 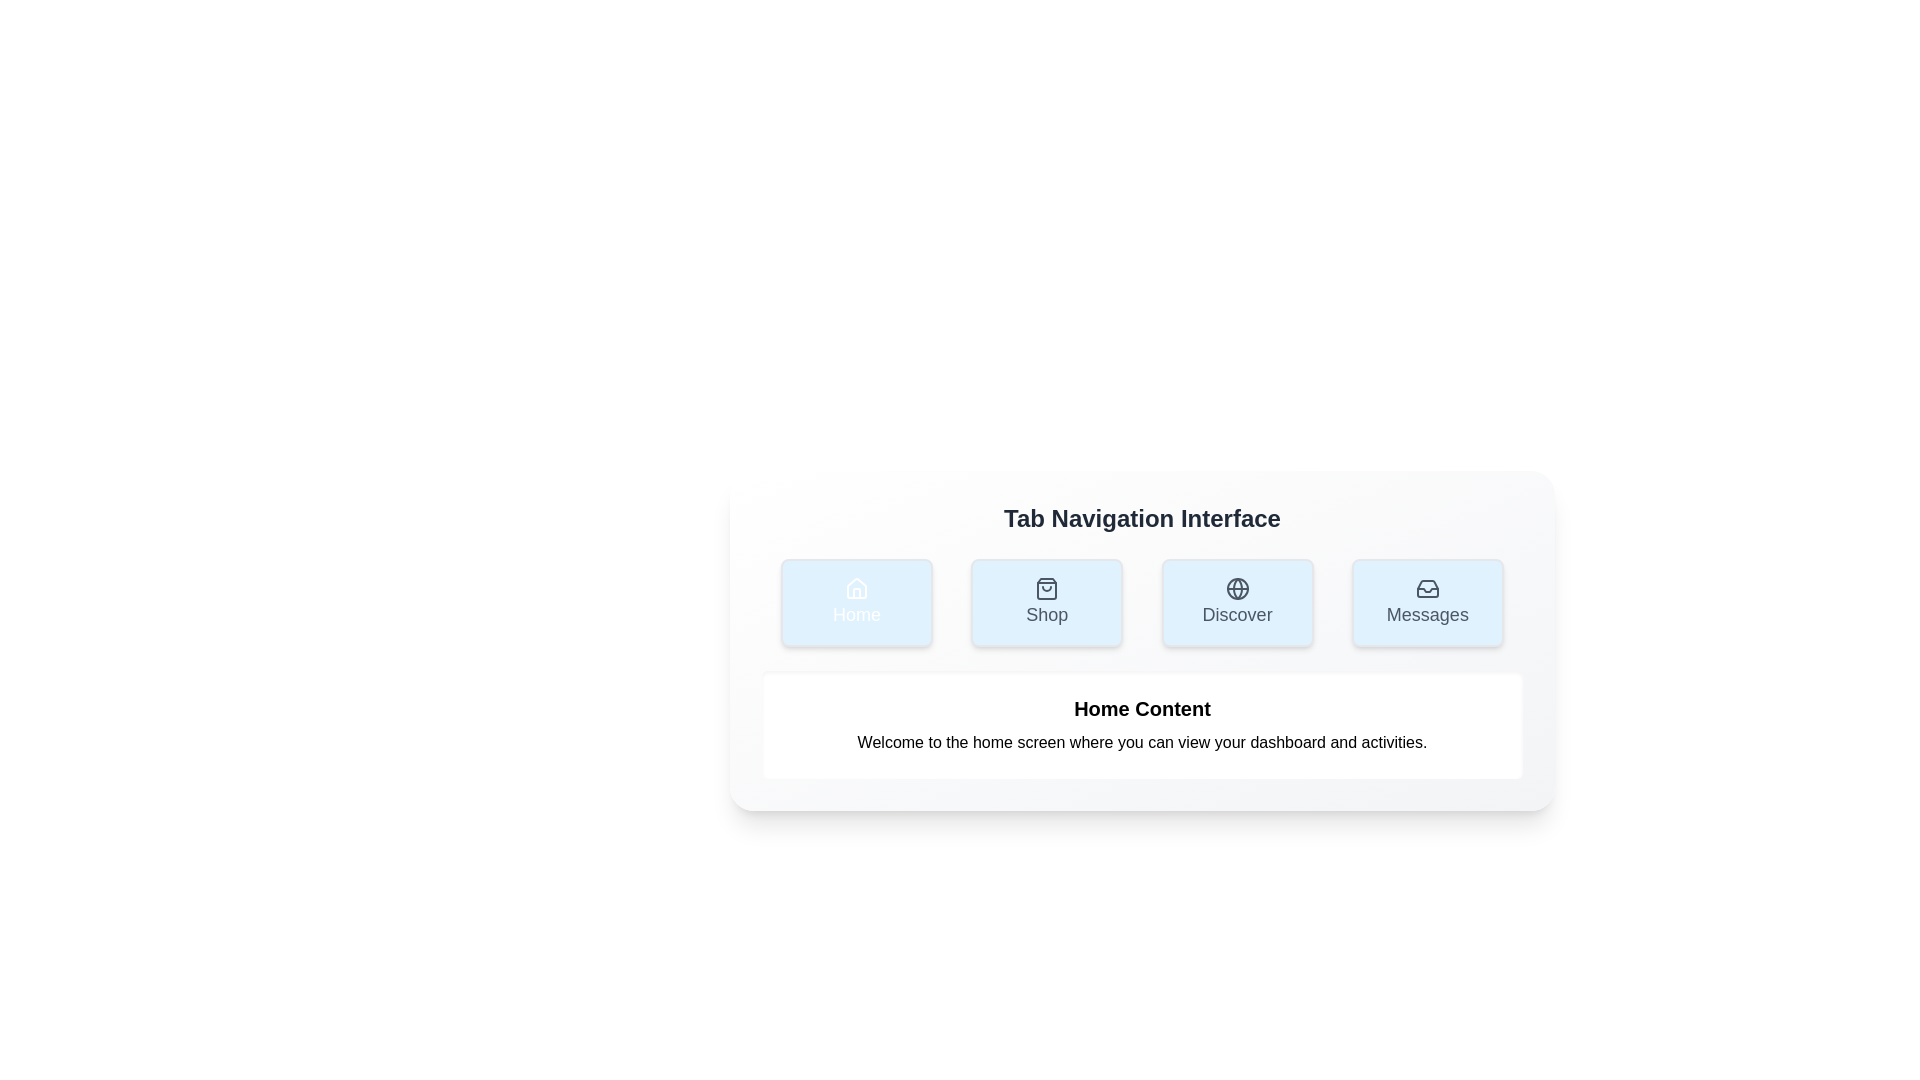 What do you see at coordinates (1142, 725) in the screenshot?
I see `the Text display section located centrally in the lower section of the interface, below the navigation bar` at bounding box center [1142, 725].